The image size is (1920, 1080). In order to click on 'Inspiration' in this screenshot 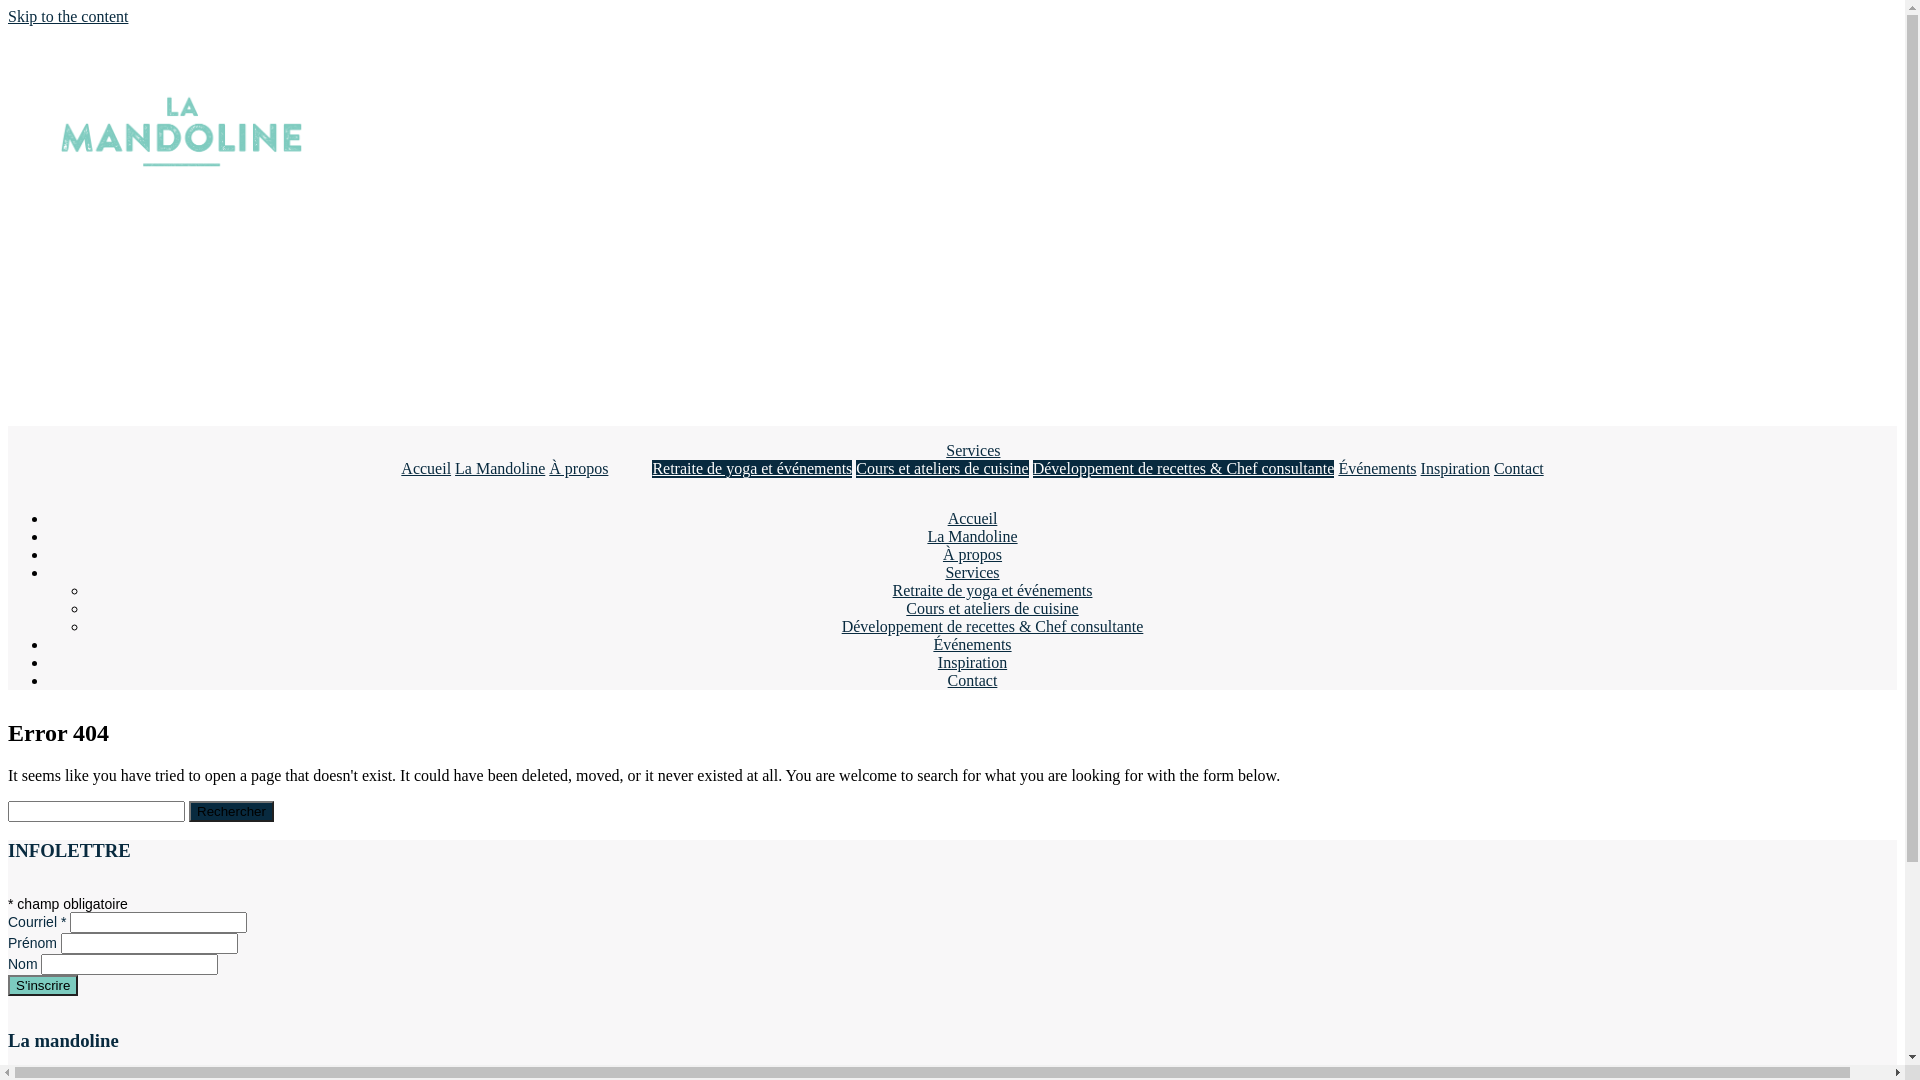, I will do `click(972, 662)`.